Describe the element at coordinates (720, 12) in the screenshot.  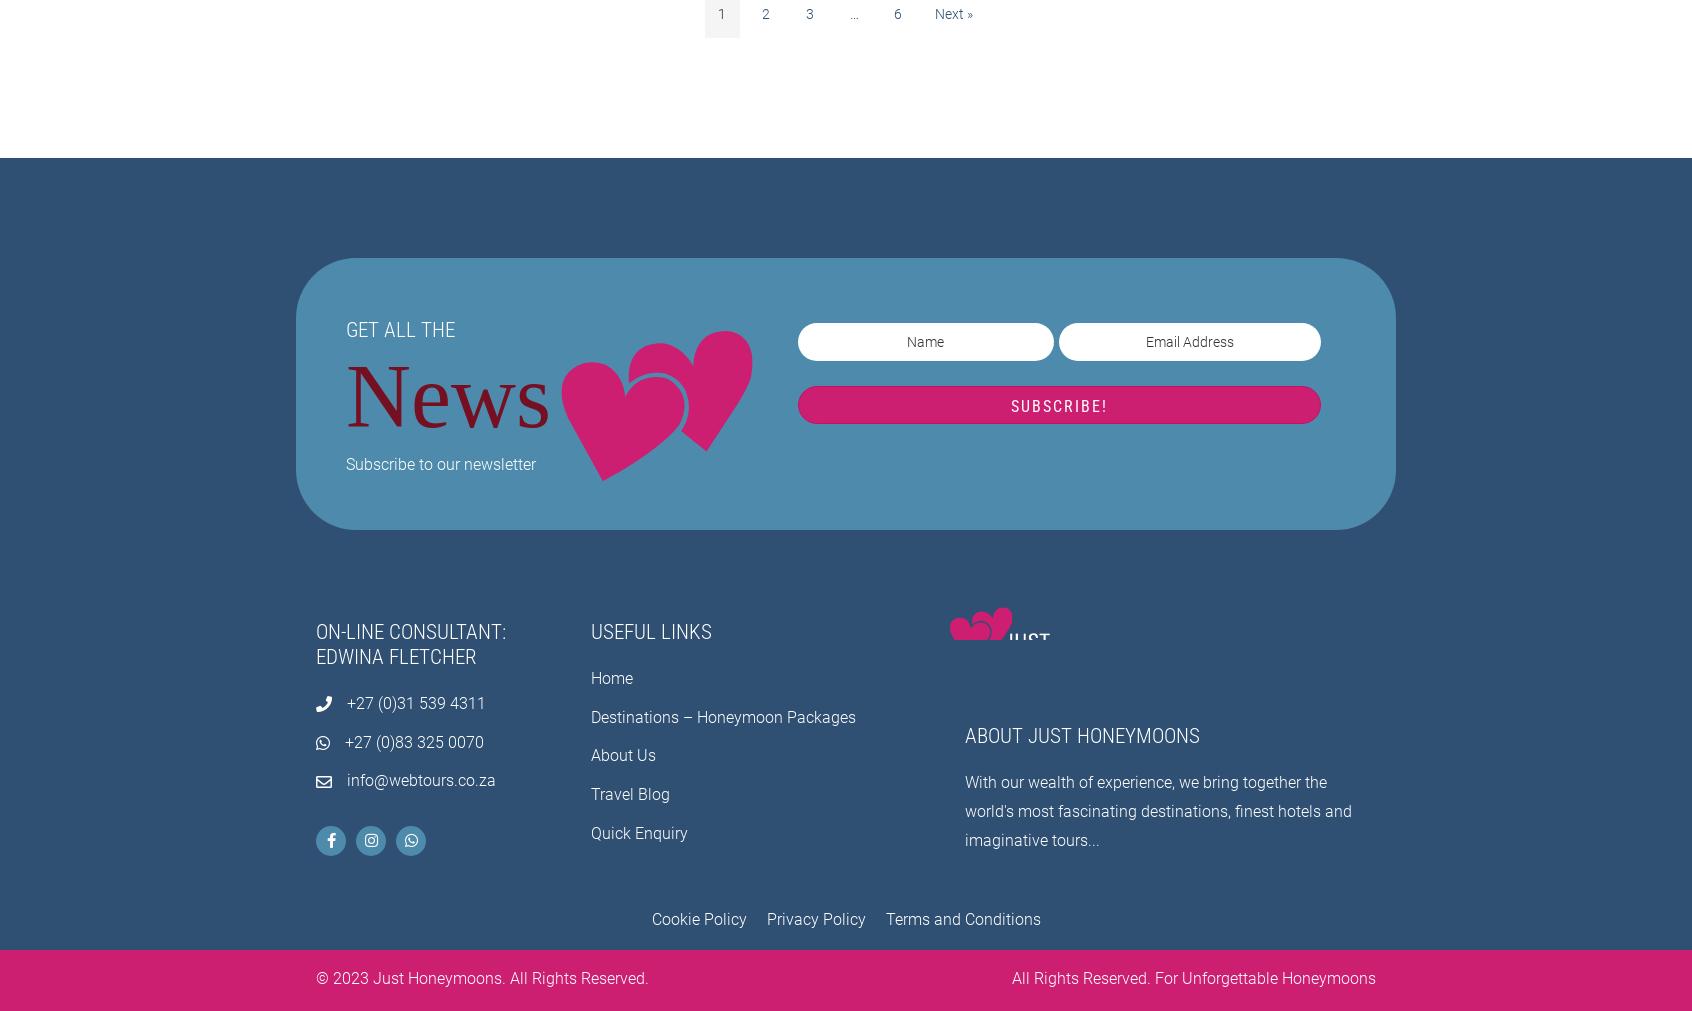
I see `'1'` at that location.